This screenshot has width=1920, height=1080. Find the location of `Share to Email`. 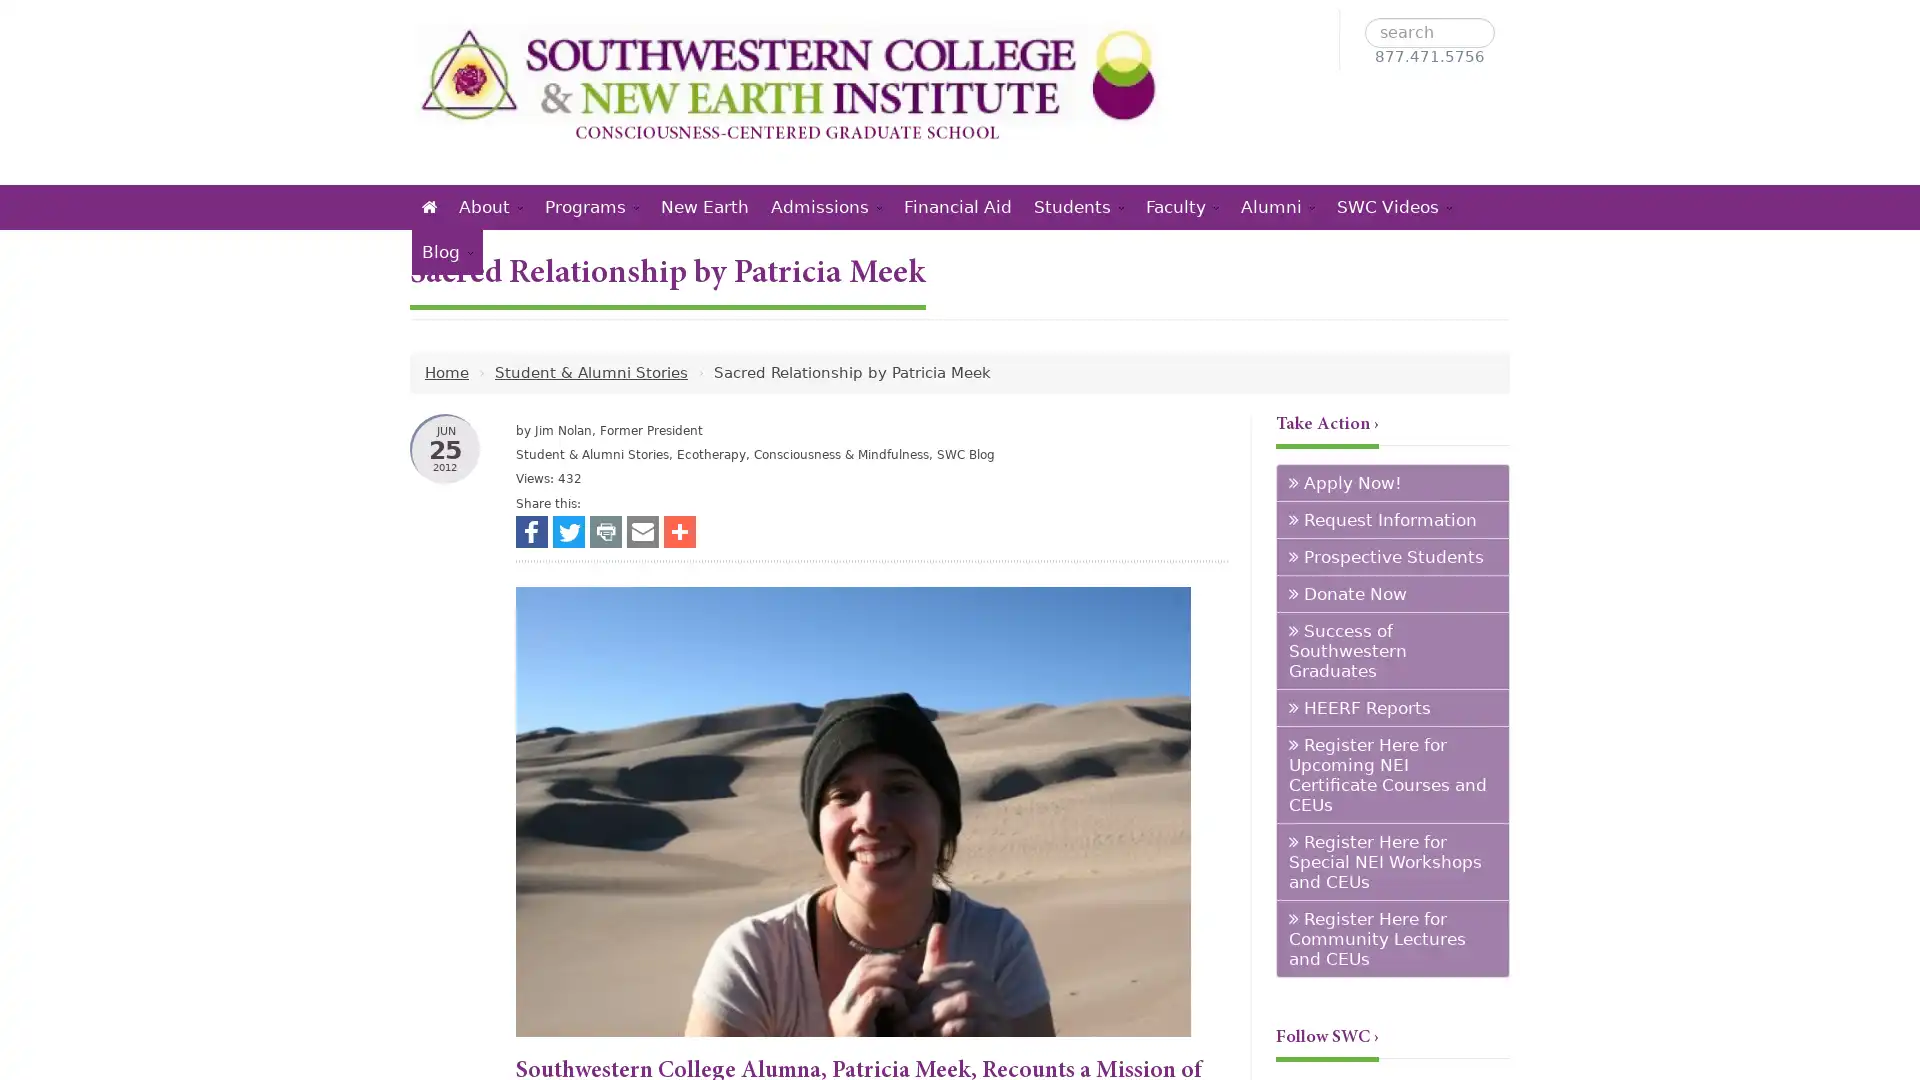

Share to Email is located at coordinates (643, 530).